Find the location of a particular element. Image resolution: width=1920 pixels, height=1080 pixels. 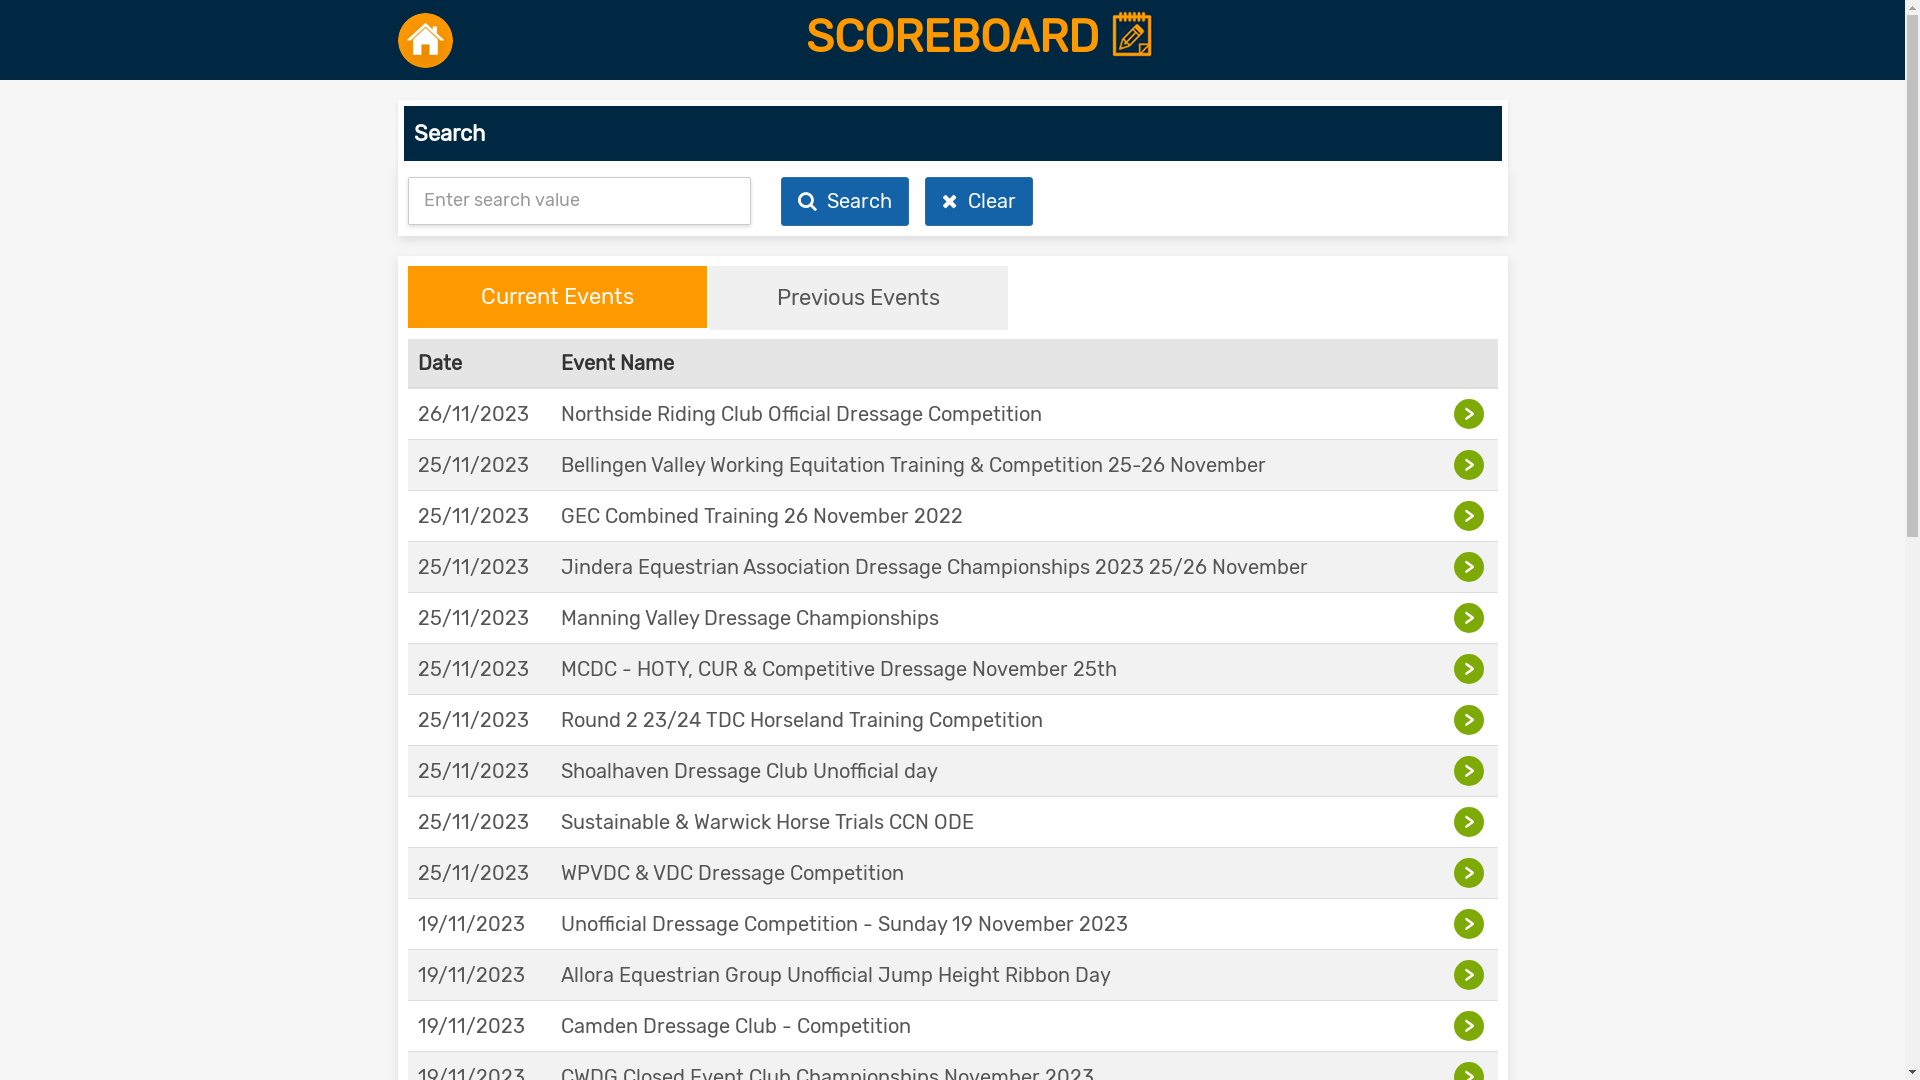

'Shoalhaven Dressage Club Unofficial day' is located at coordinates (748, 770).